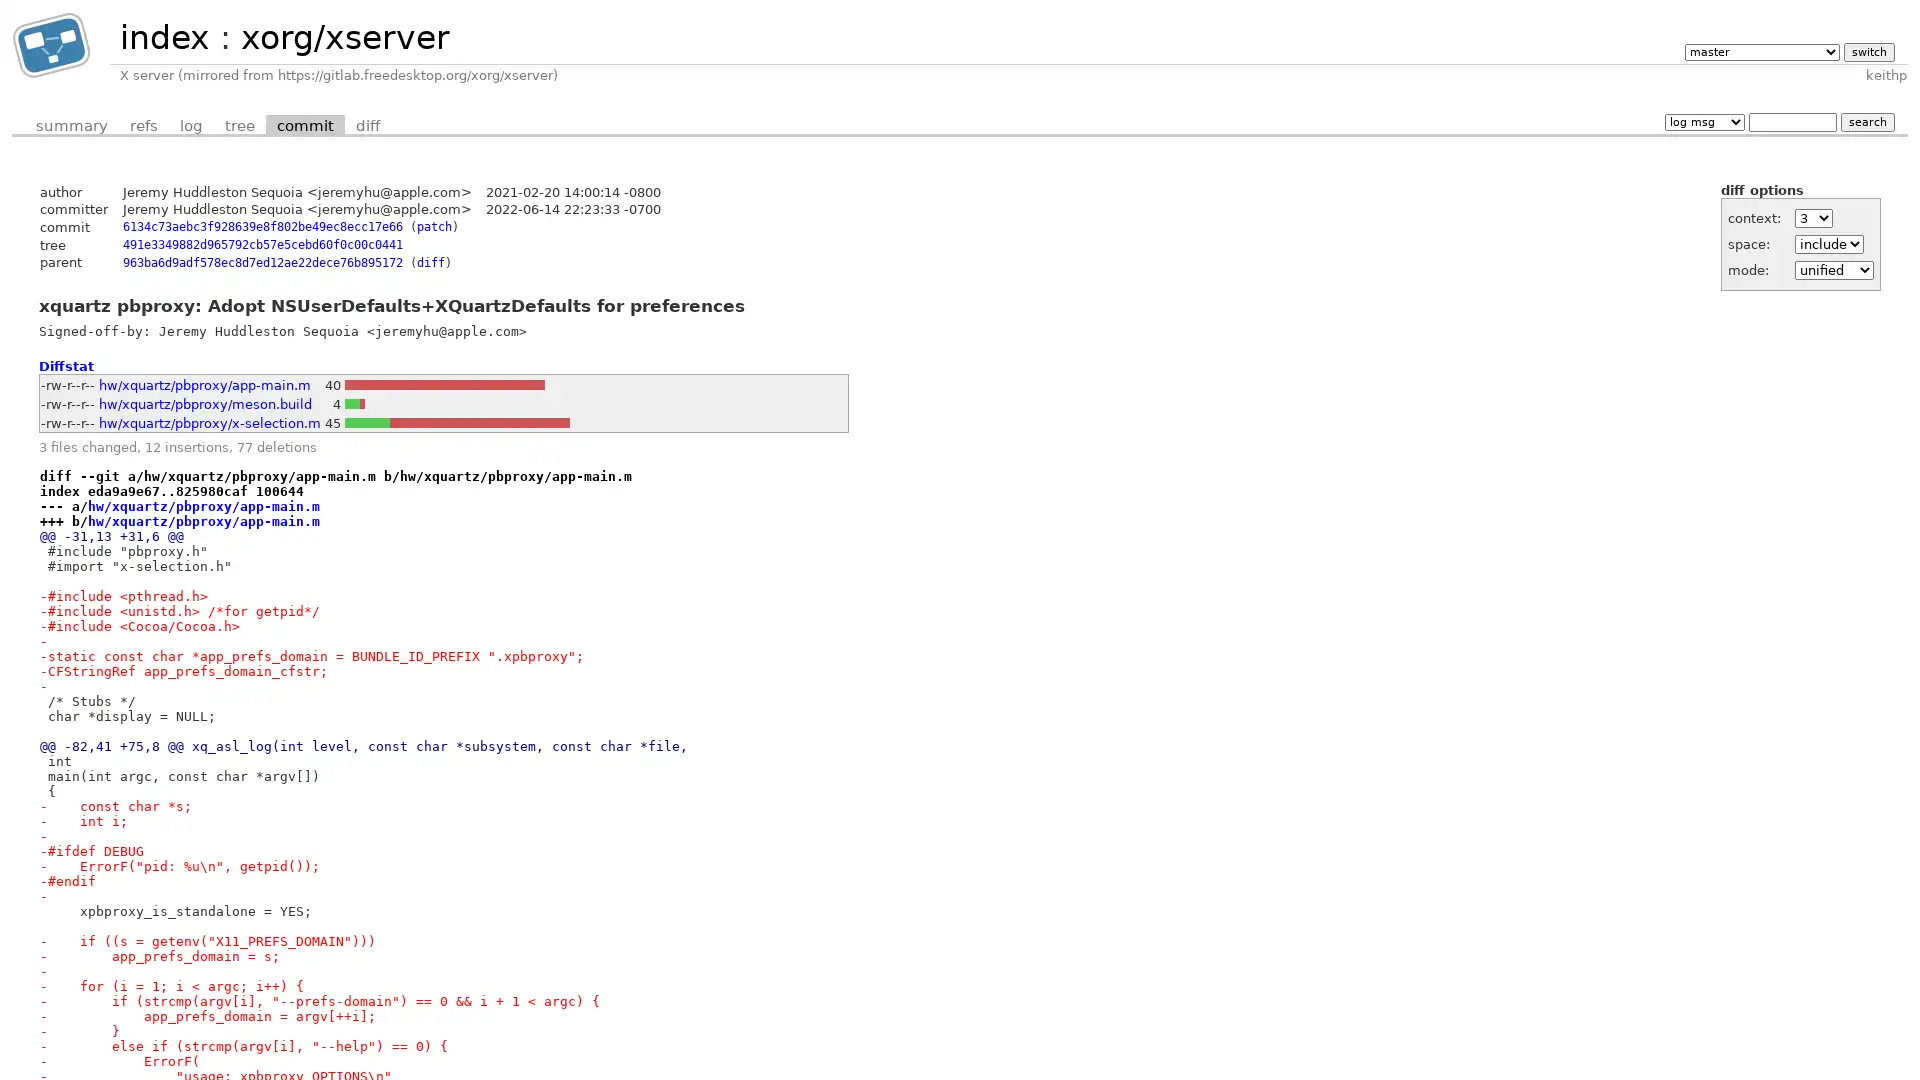  I want to click on switch, so click(1867, 50).